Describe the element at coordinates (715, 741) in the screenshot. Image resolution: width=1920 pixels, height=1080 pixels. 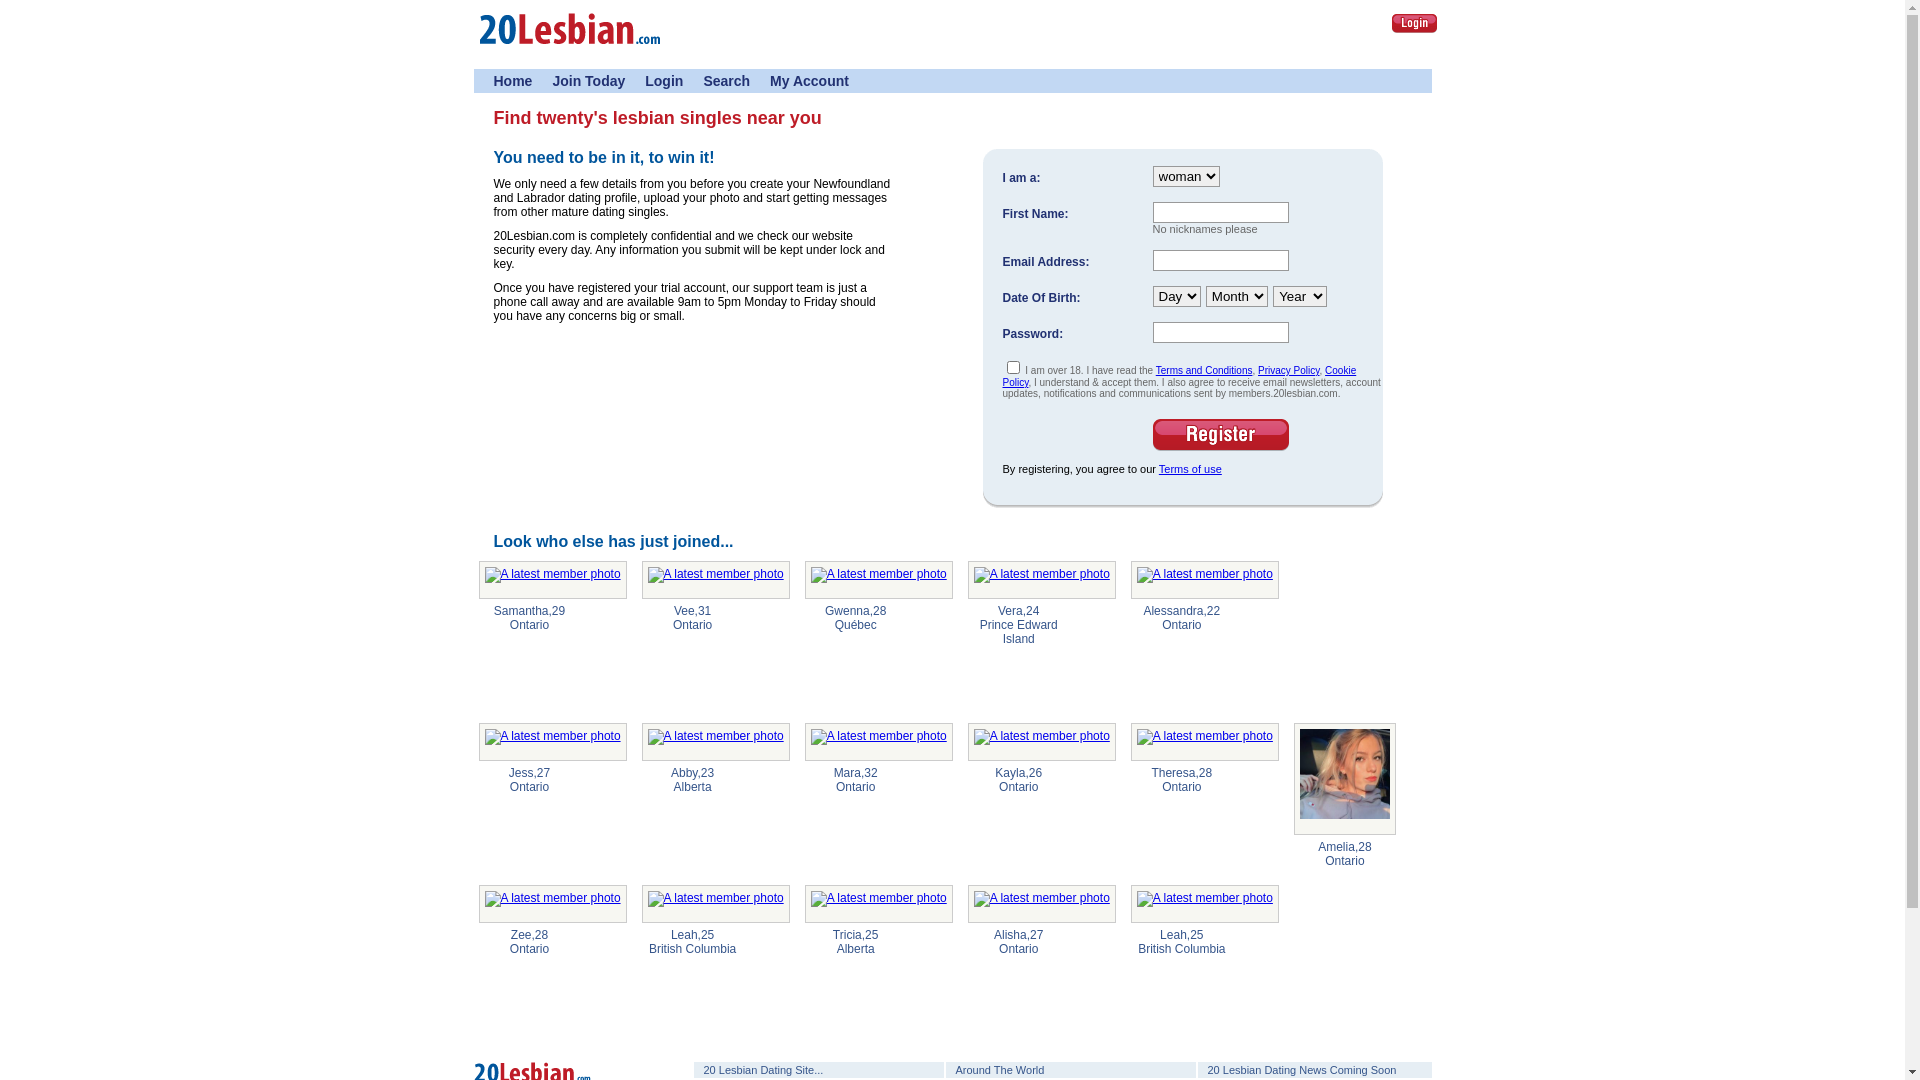
I see `'Abby, 23 from Calgary, Alberta'` at that location.